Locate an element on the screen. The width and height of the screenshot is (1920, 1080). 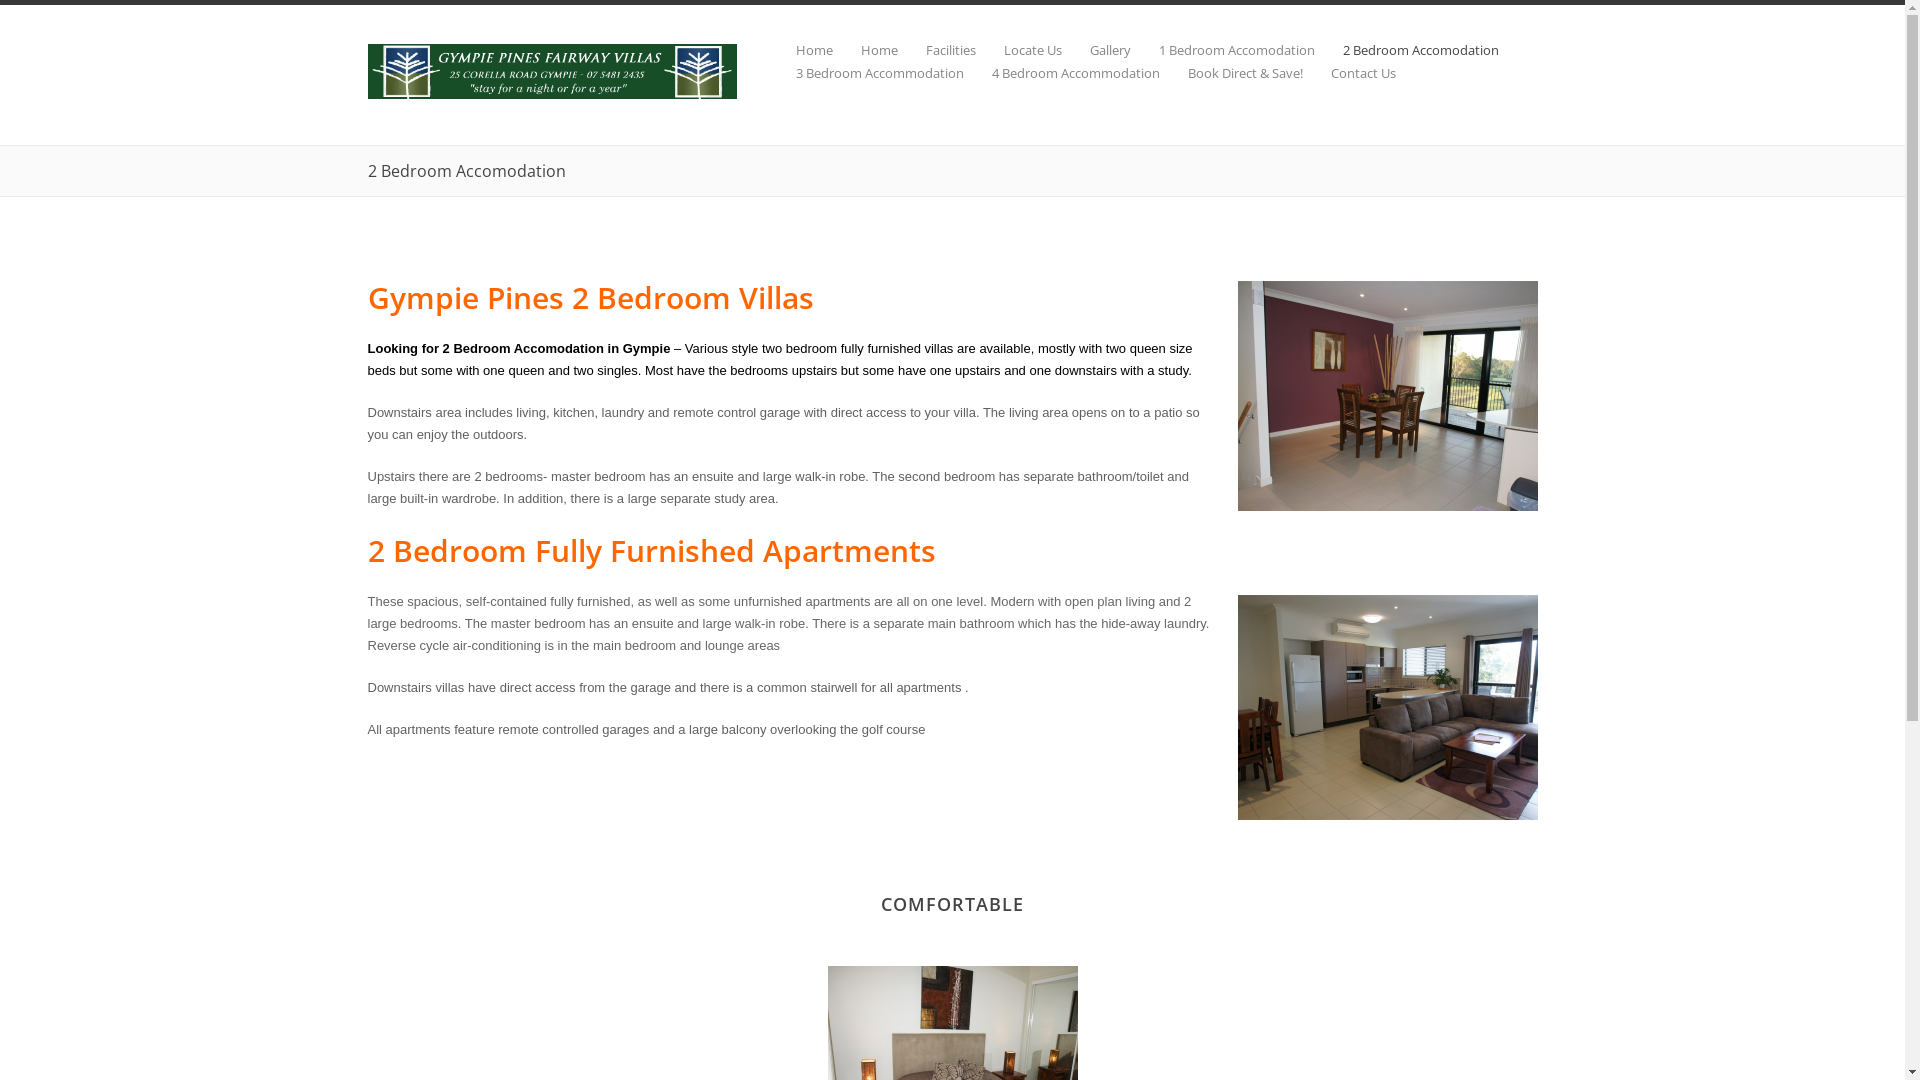
'Gallery' is located at coordinates (1095, 49).